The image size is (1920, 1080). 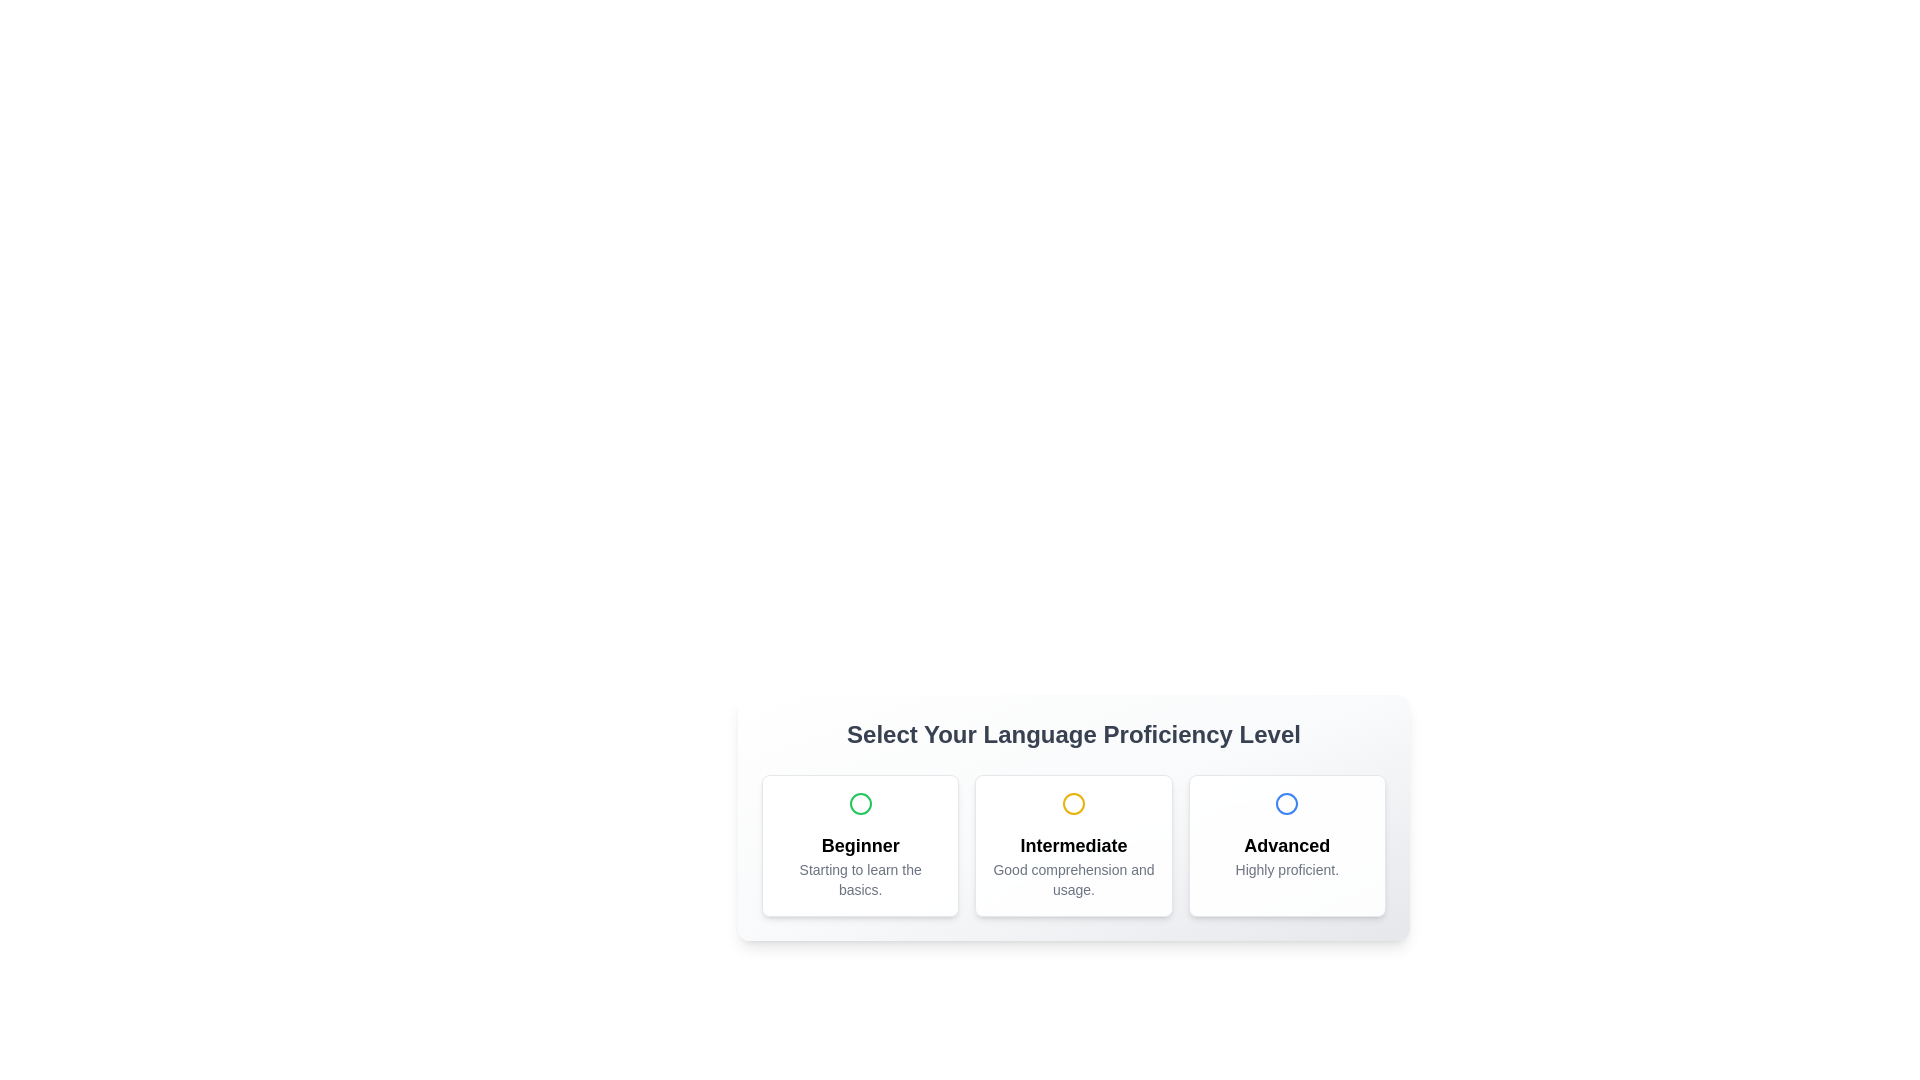 I want to click on the 'Beginner' card in the grid layout containing selectable cards for language proficiency levels to trigger a visual cue, so click(x=1073, y=845).